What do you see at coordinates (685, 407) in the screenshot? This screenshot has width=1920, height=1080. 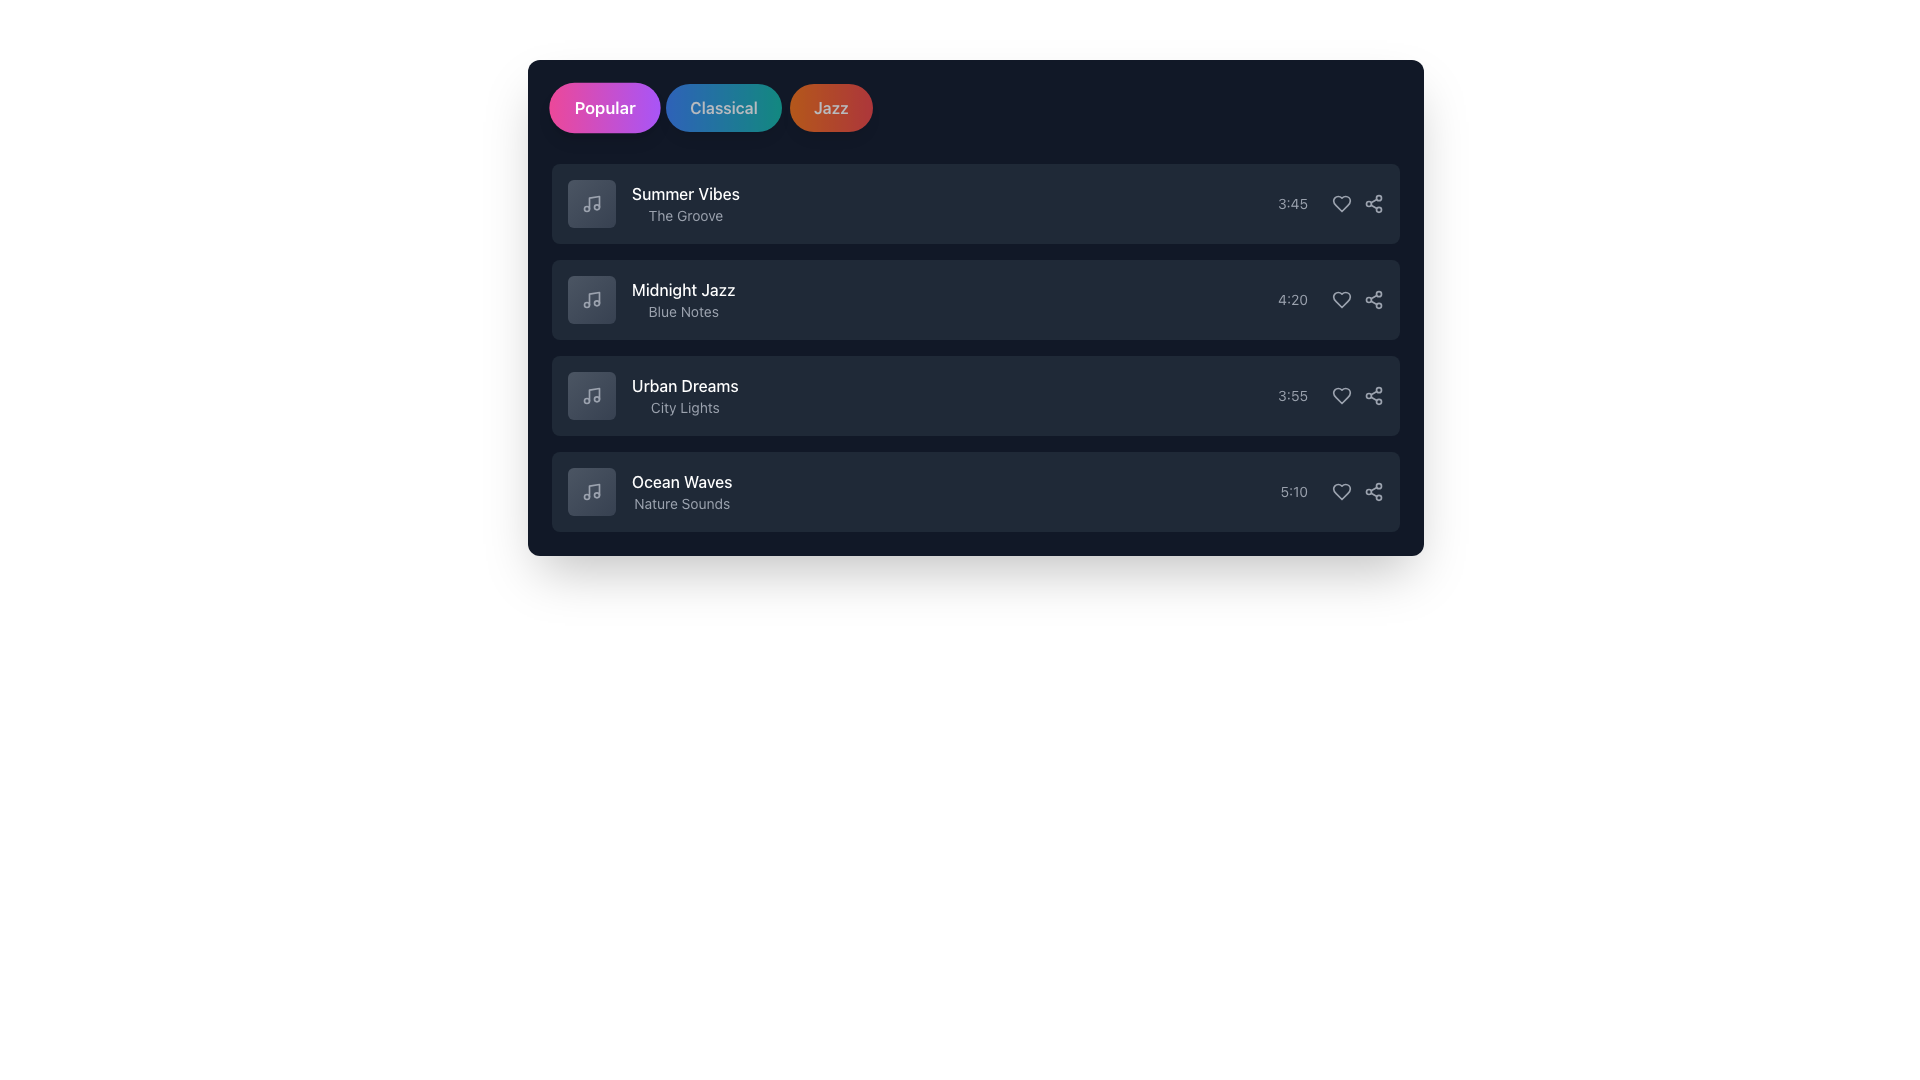 I see `the text label displaying 'City Lights' which is positioned below 'Urban Dreams' in the list` at bounding box center [685, 407].